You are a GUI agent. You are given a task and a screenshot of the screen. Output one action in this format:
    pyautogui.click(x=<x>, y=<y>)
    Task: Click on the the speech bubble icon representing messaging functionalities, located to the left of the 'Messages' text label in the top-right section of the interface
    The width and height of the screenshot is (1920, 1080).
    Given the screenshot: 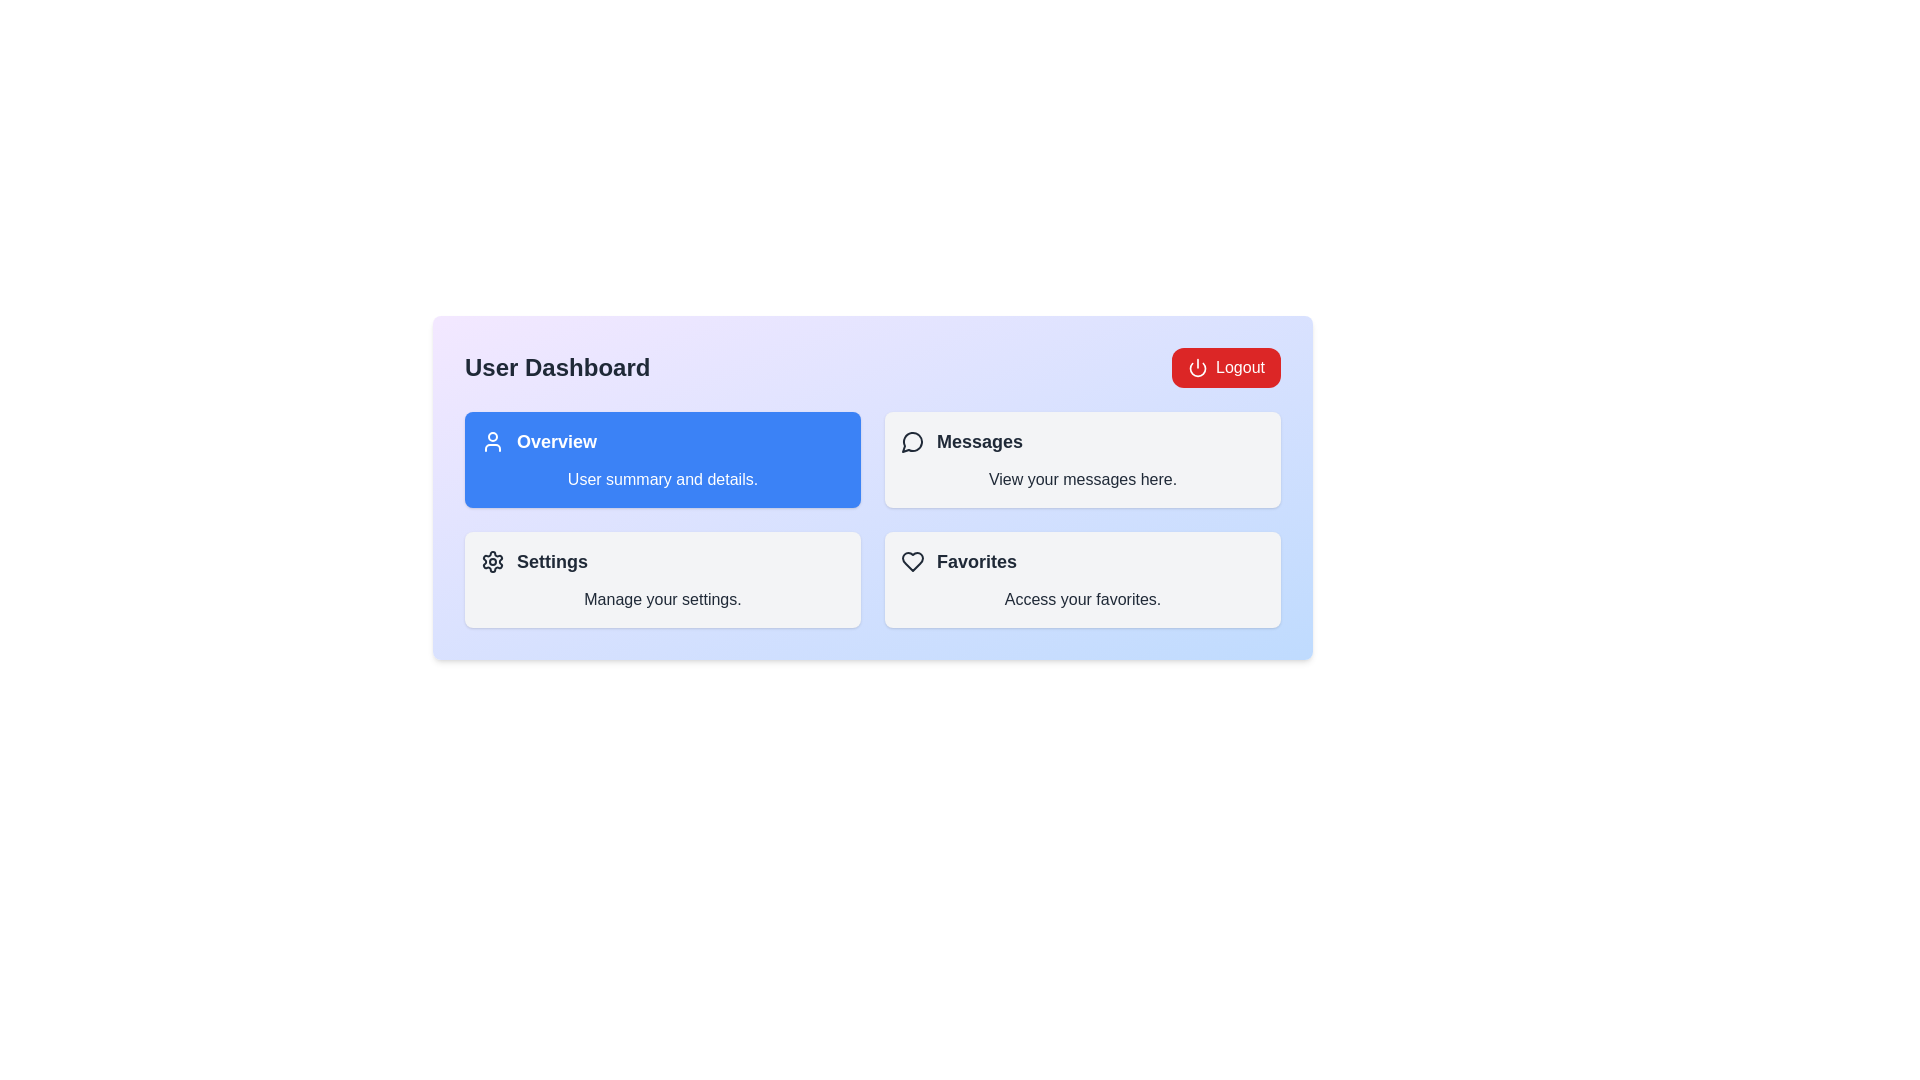 What is the action you would take?
    pyautogui.click(x=911, y=441)
    